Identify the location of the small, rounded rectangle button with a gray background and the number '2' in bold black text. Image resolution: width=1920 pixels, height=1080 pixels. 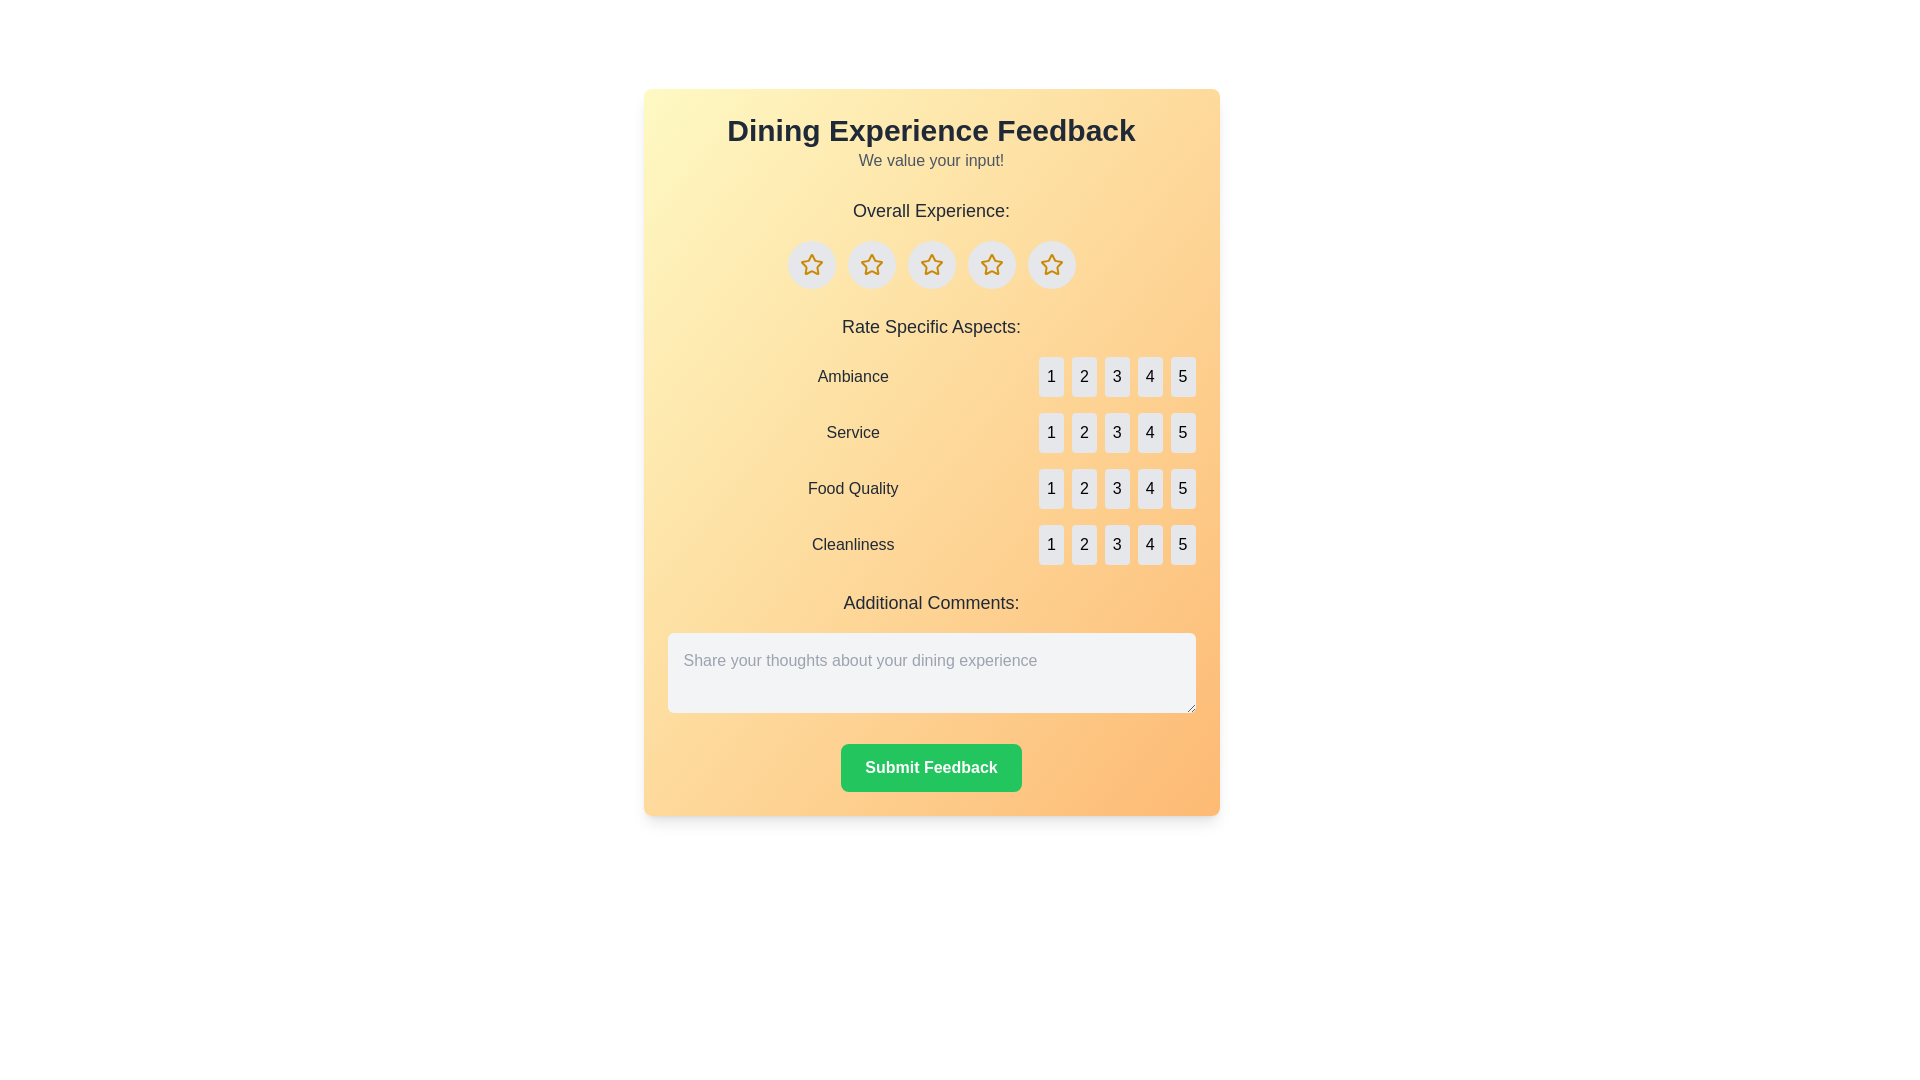
(1083, 489).